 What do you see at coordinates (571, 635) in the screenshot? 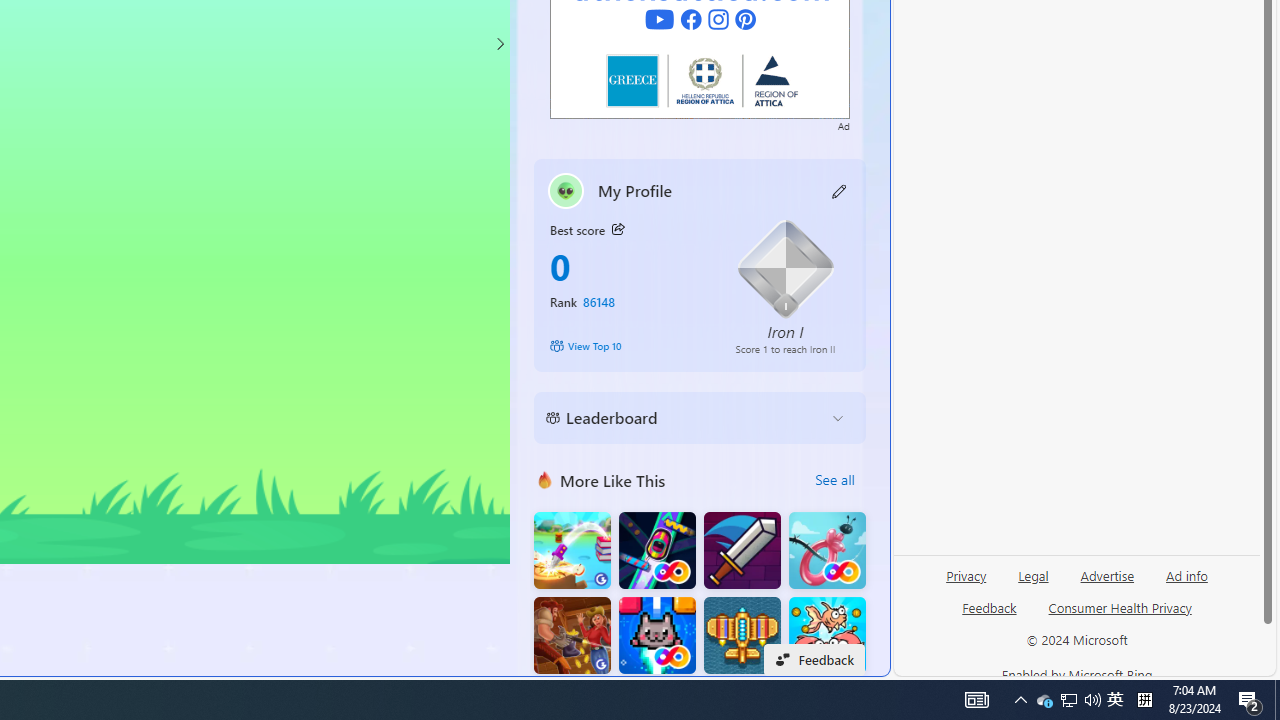
I see `'Saloon Robbery'` at bounding box center [571, 635].